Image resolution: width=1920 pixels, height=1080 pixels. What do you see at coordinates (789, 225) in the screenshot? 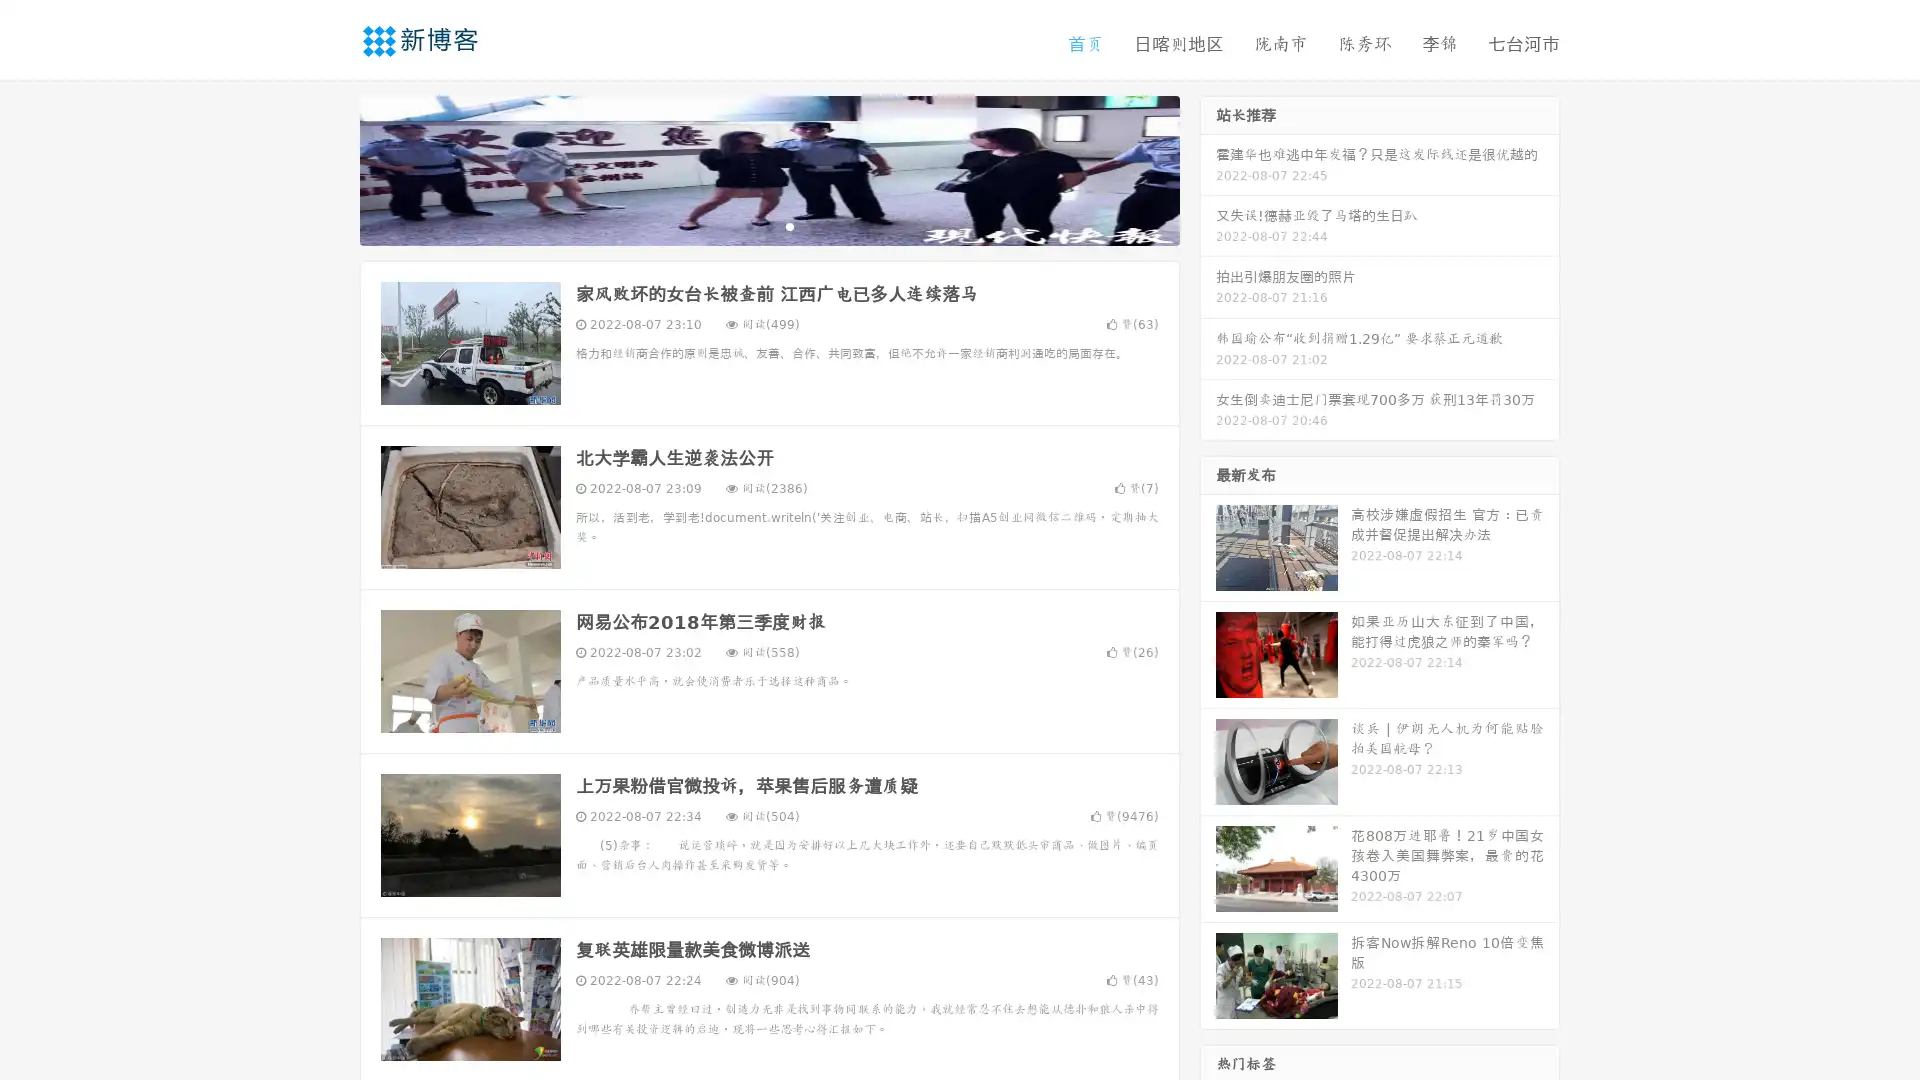
I see `Go to slide 3` at bounding box center [789, 225].